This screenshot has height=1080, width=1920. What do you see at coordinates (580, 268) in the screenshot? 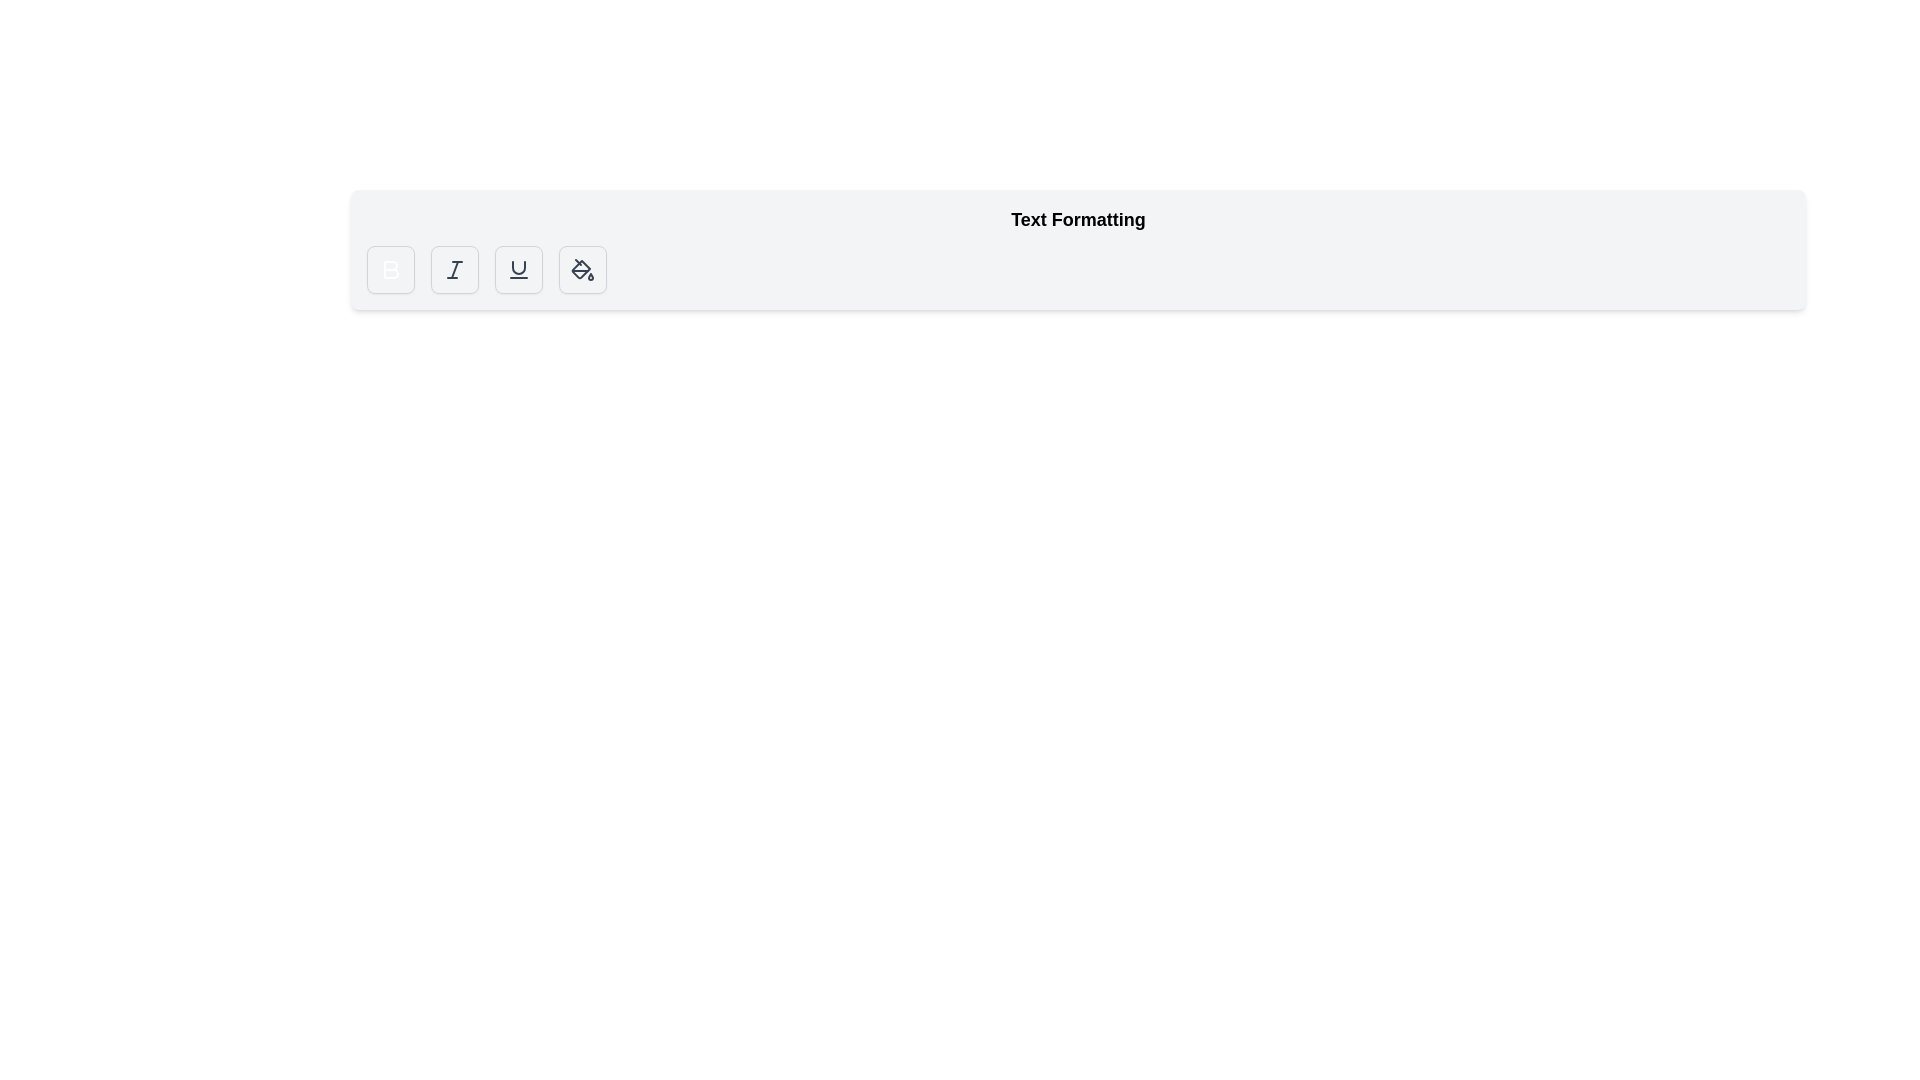
I see `the fourth icon in the horizontal series of icons, which resembles a paint bucket being tipped` at bounding box center [580, 268].